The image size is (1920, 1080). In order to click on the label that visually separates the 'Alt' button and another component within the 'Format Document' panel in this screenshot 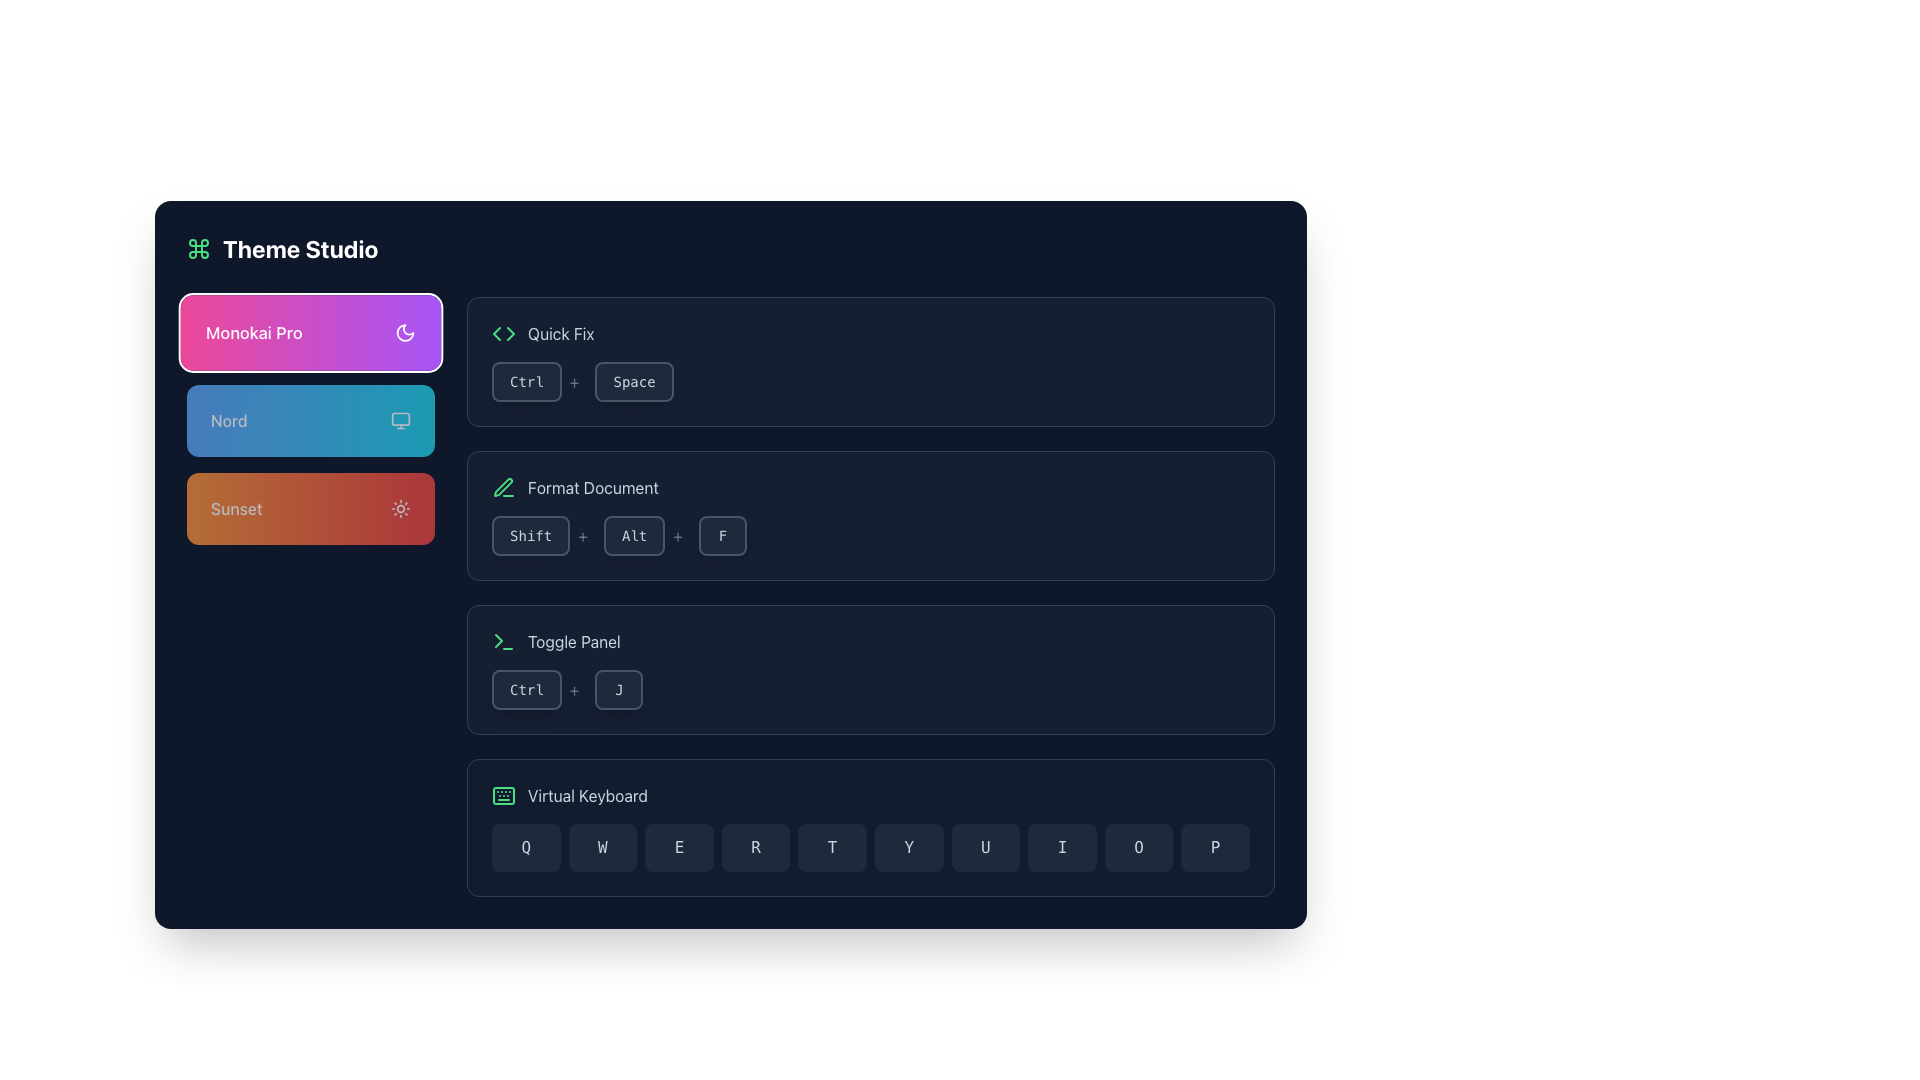, I will do `click(678, 535)`.